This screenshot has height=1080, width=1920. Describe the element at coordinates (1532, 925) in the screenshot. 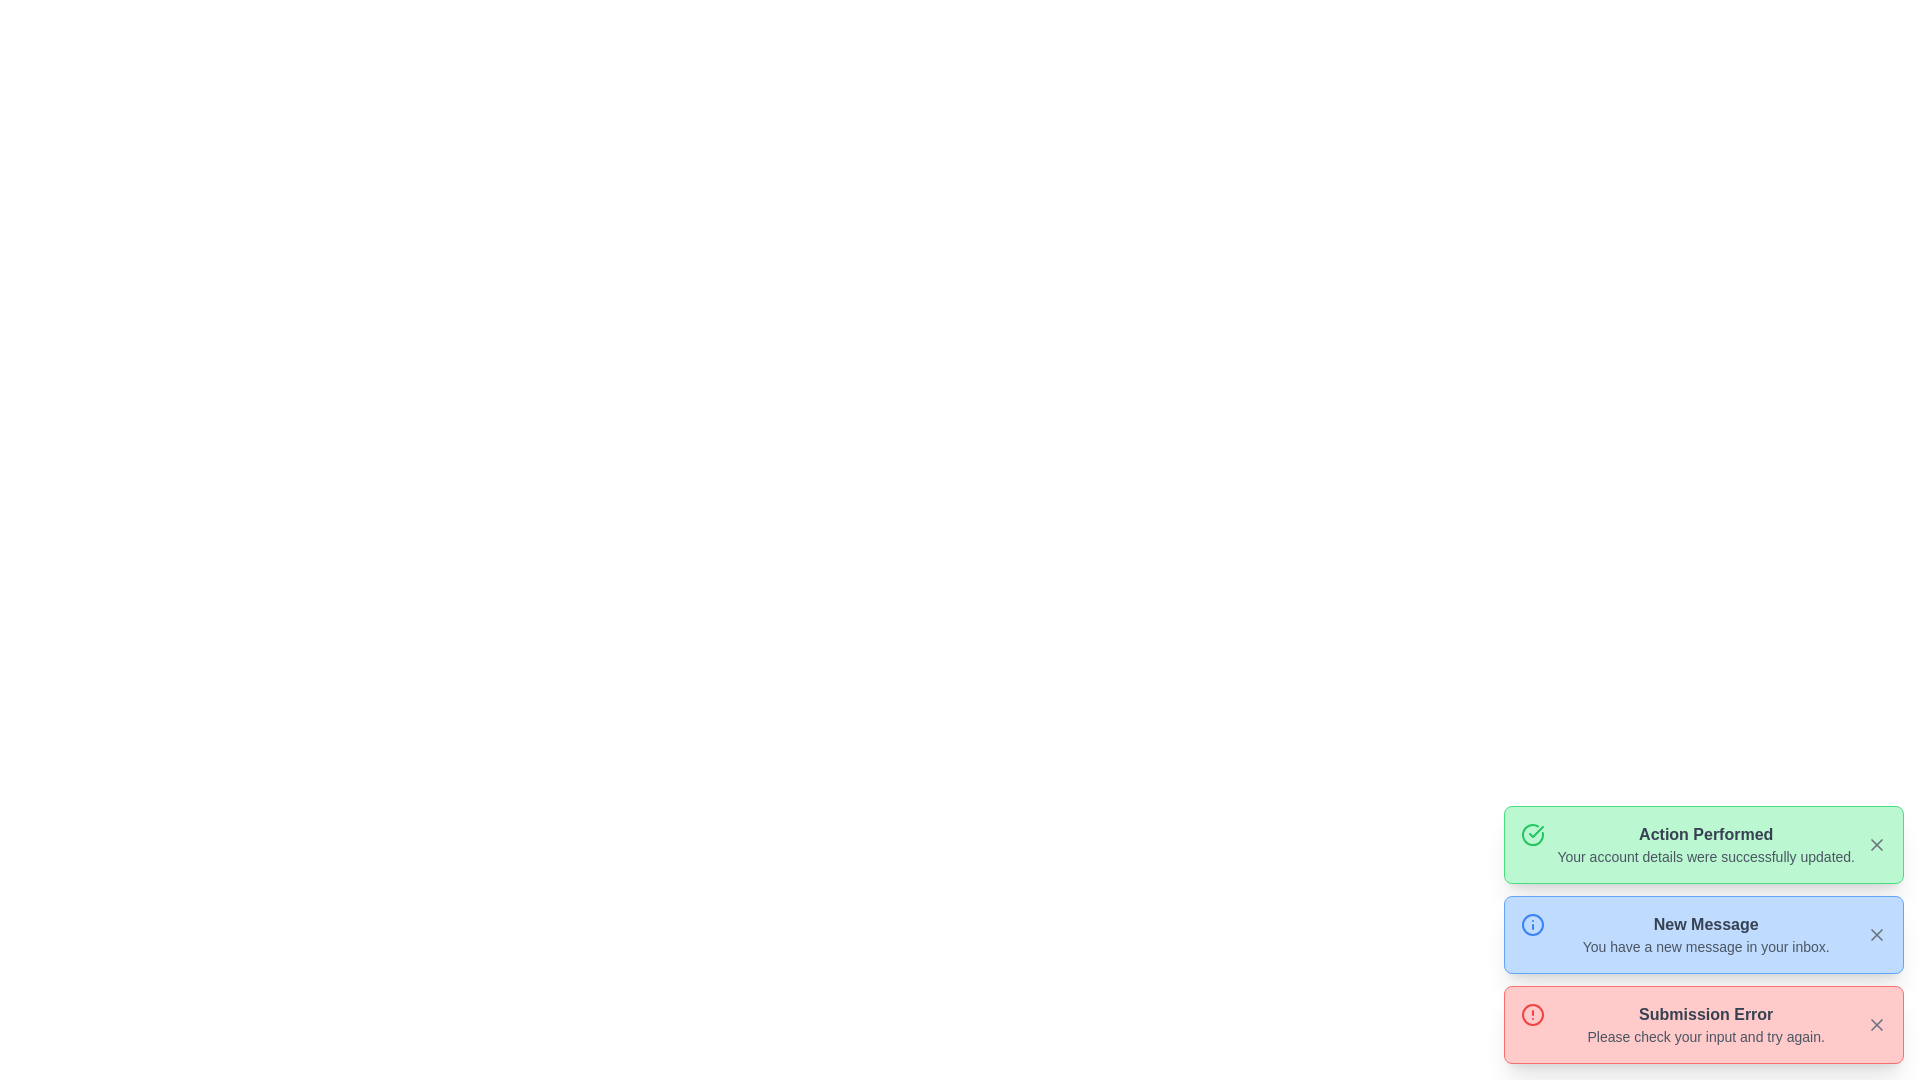

I see `the circular icon with a blue border and lighter blue fill, located centrally within the 'New Message' notification card` at that location.